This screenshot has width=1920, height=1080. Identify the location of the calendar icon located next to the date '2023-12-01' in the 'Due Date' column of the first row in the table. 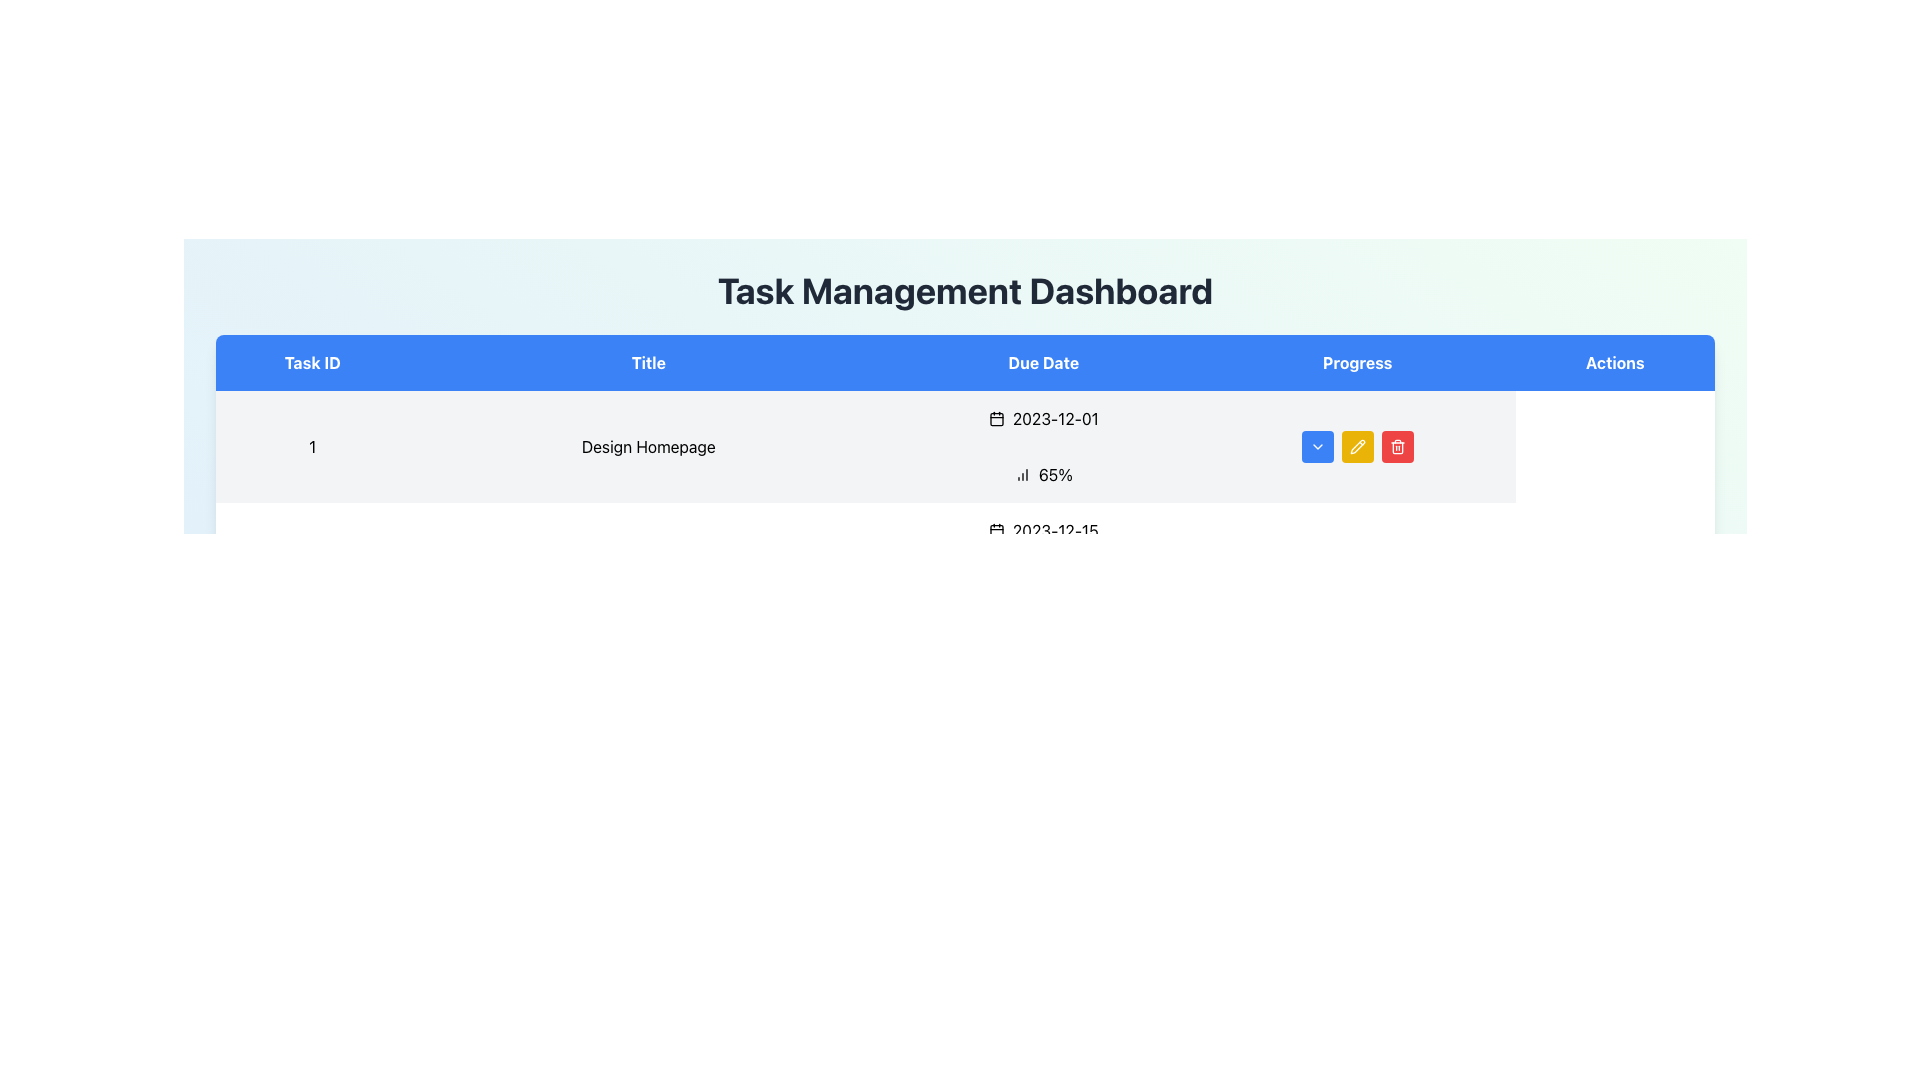
(996, 418).